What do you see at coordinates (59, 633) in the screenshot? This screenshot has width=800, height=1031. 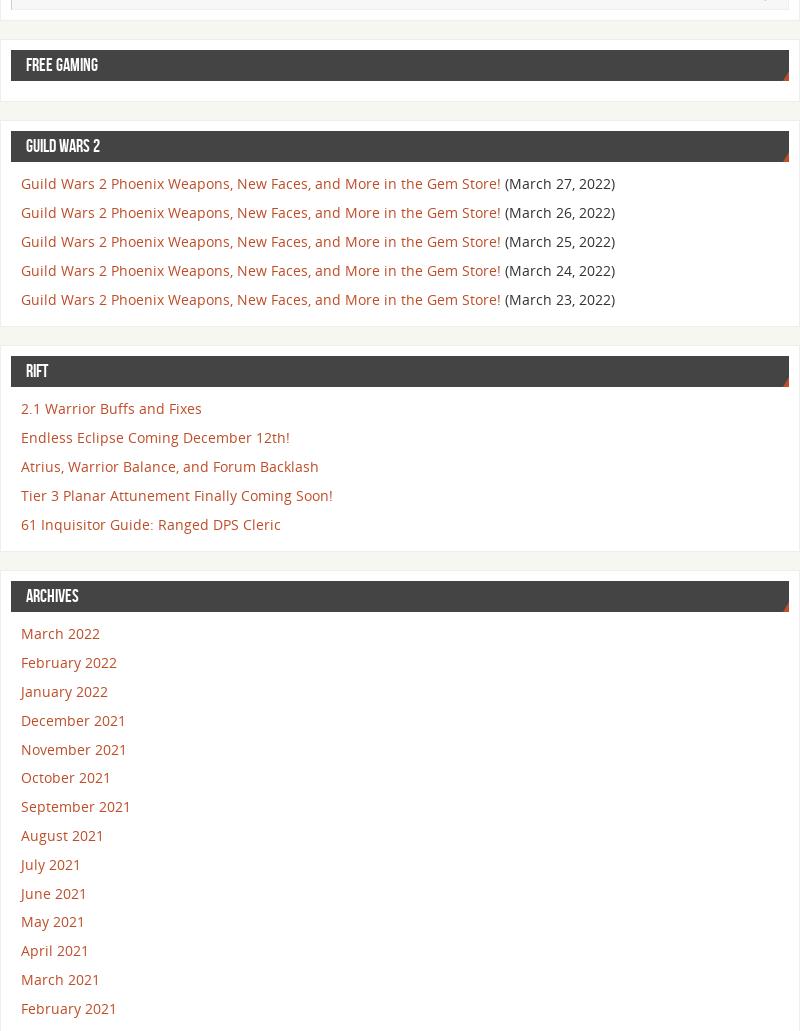 I see `'March 2022'` at bounding box center [59, 633].